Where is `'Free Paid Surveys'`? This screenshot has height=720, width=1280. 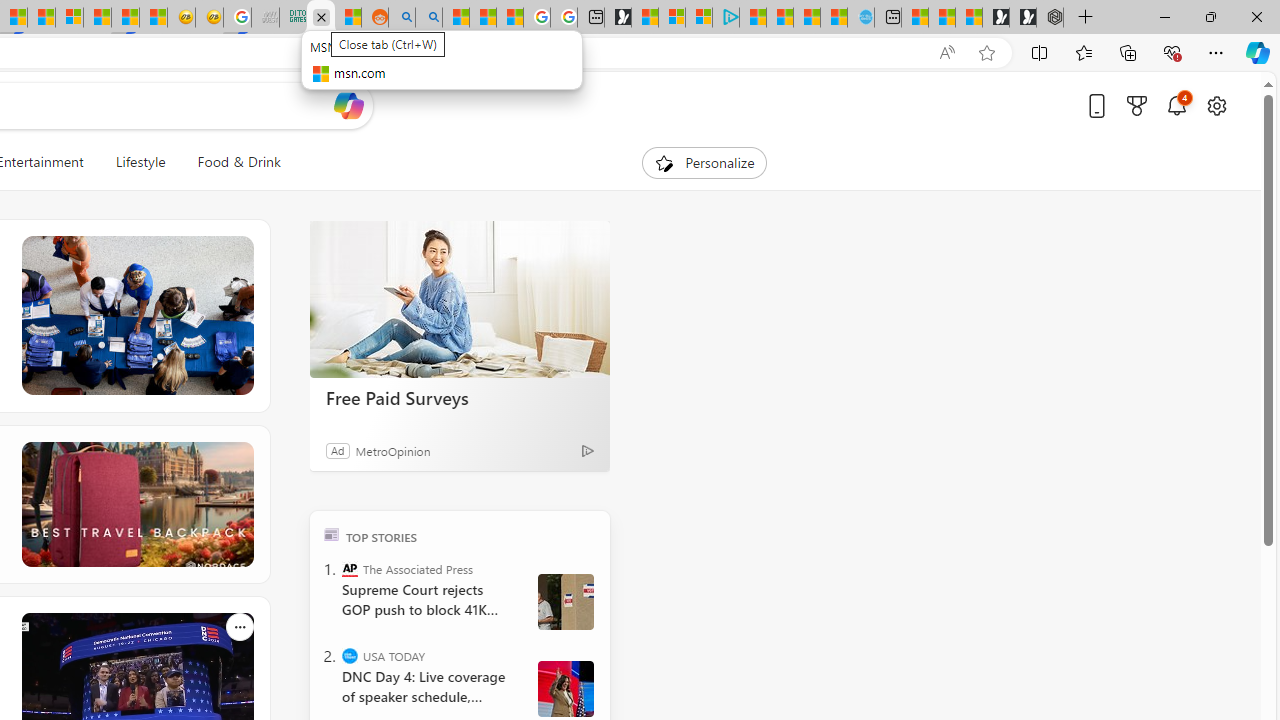
'Free Paid Surveys' is located at coordinates (459, 299).